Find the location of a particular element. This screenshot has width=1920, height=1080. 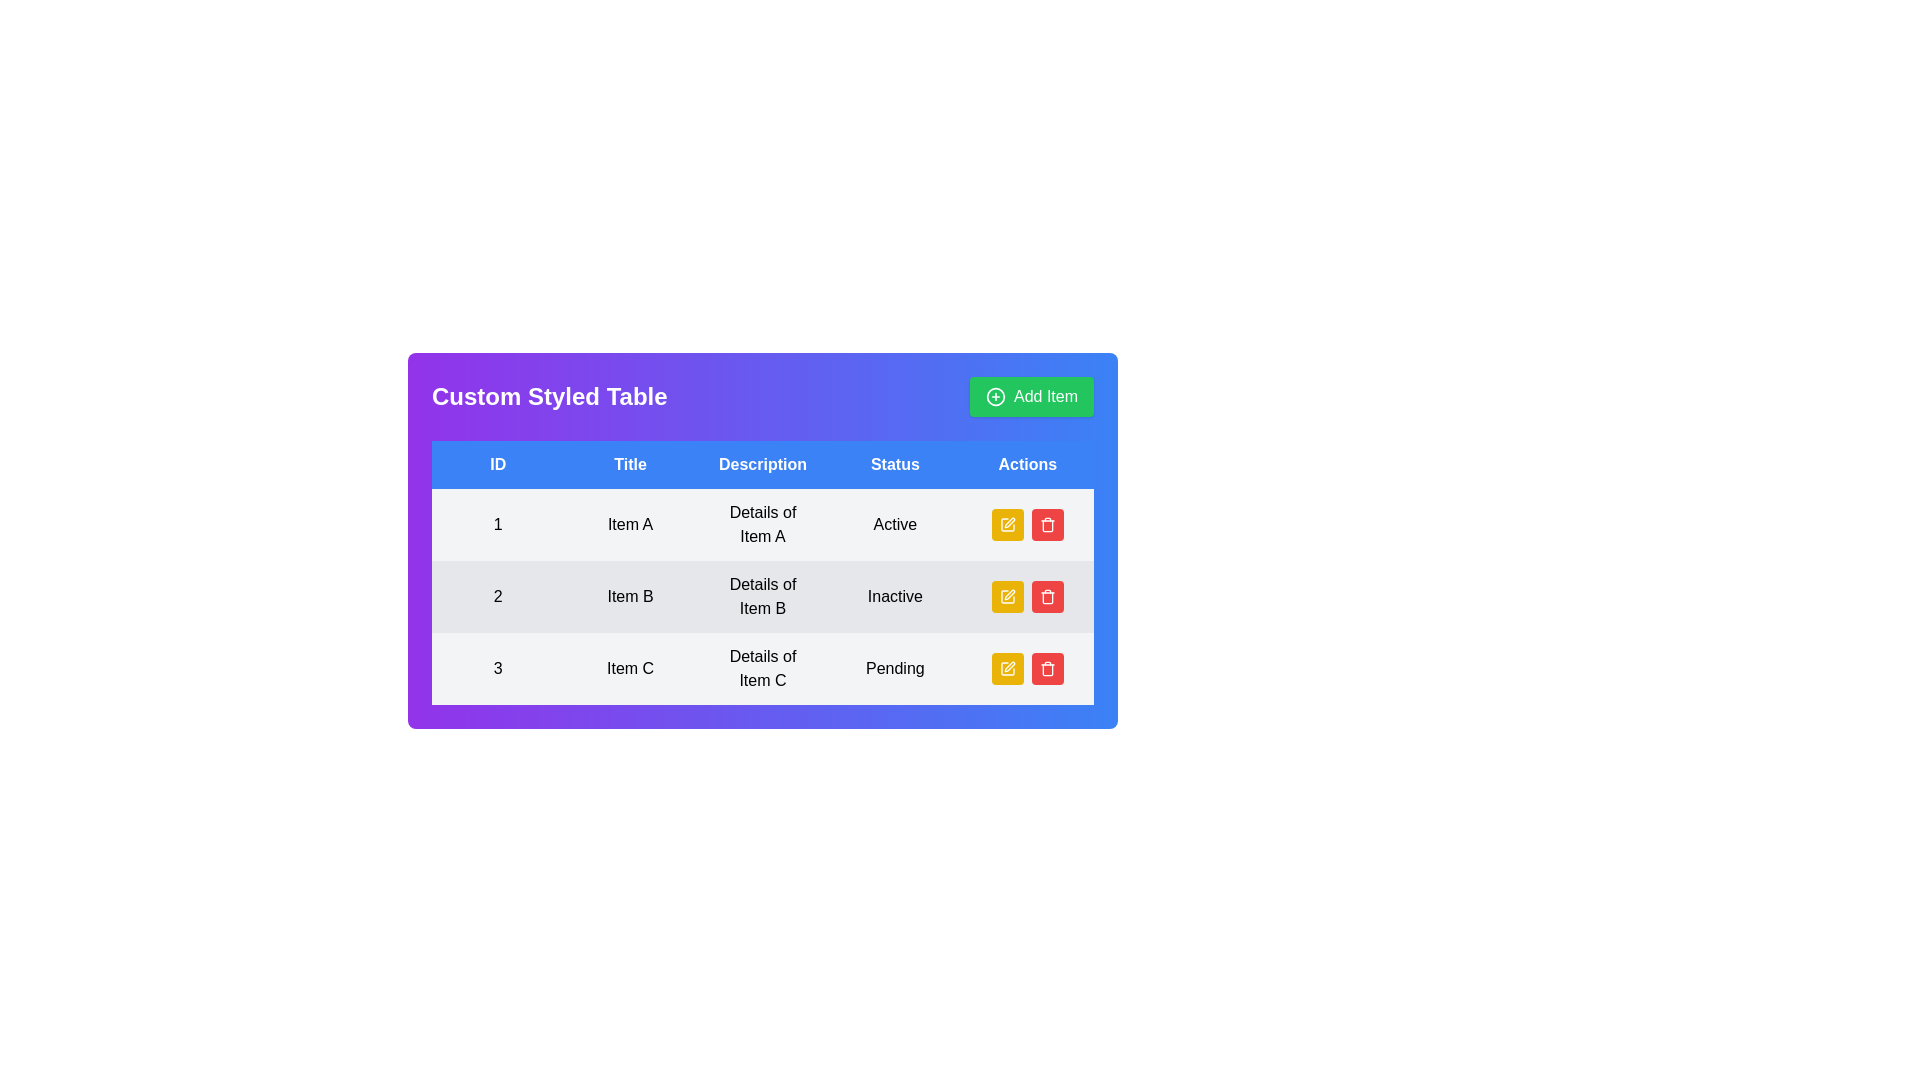

the 'Inactive' text label in the fourth column of the second row of the table, which indicates the status of 'Item B' is located at coordinates (894, 596).